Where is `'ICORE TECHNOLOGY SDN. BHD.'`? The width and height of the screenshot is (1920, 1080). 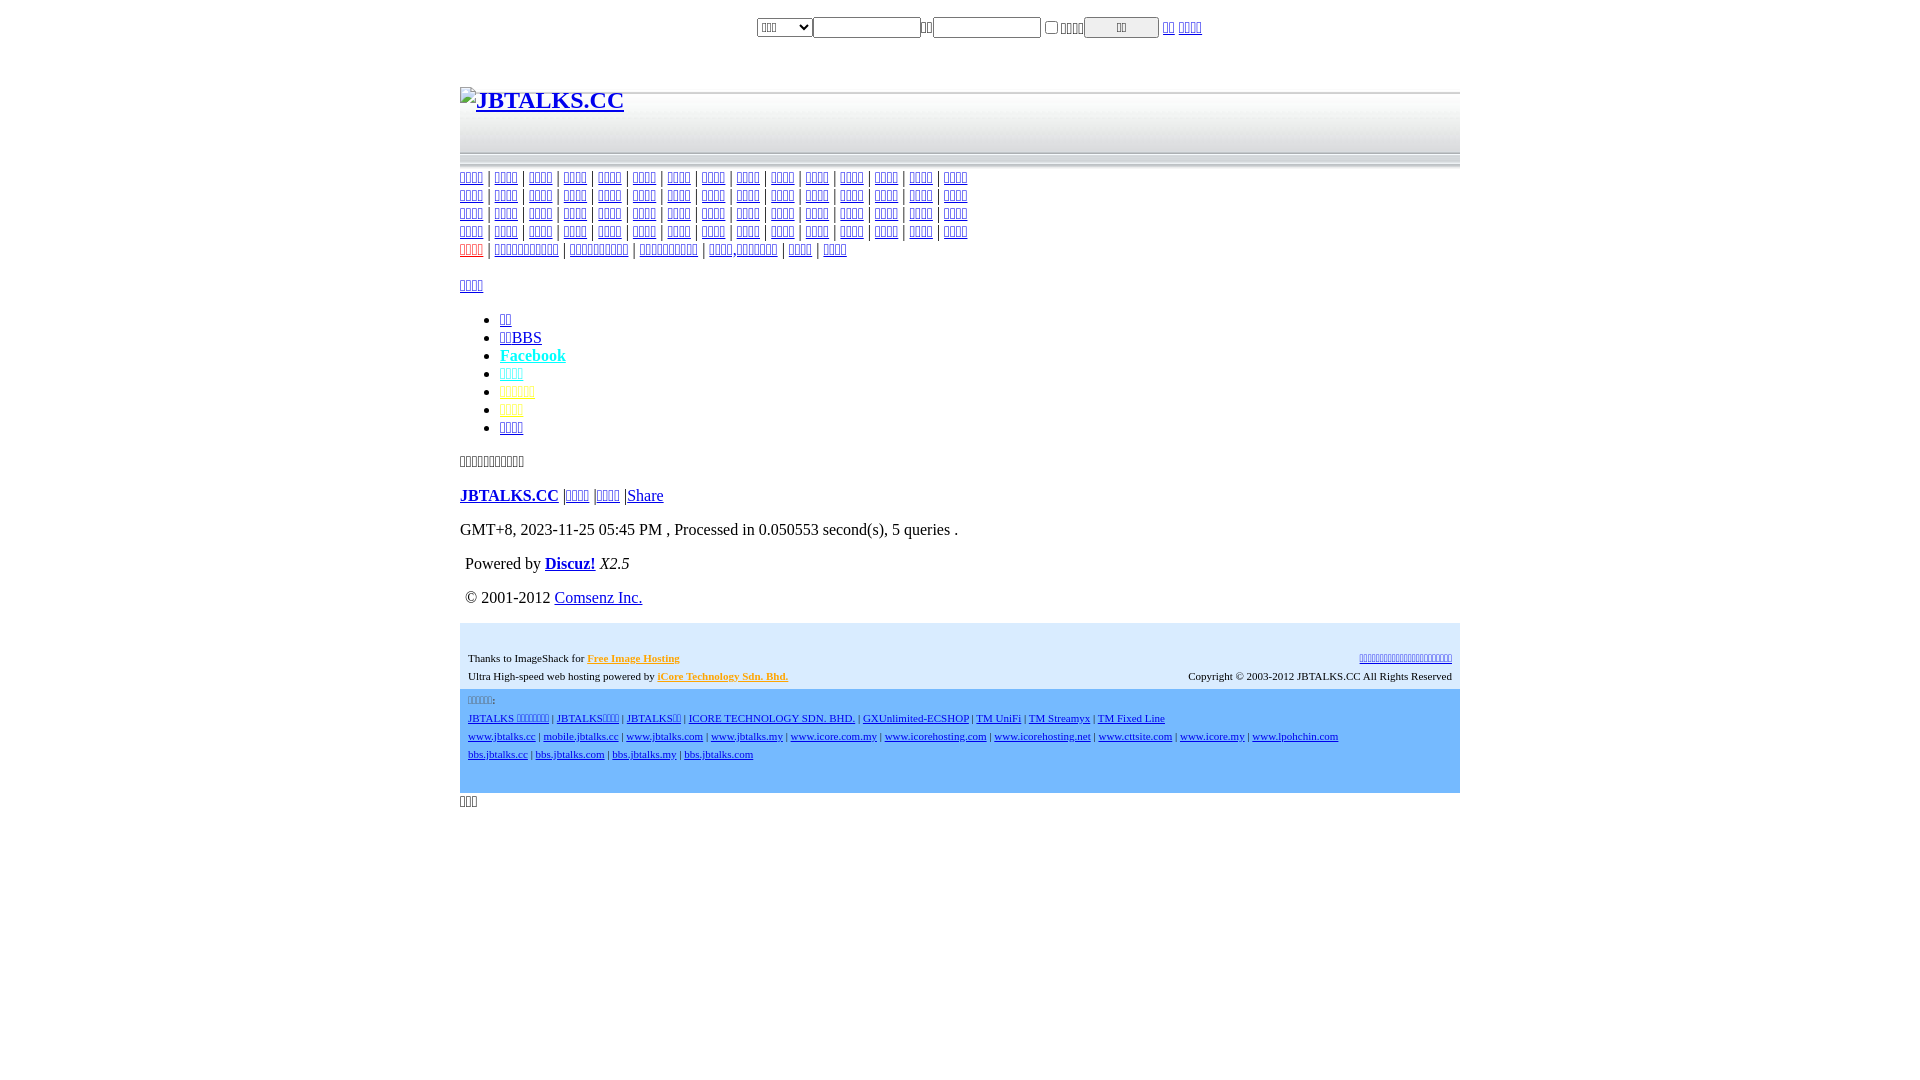 'ICORE TECHNOLOGY SDN. BHD.' is located at coordinates (689, 716).